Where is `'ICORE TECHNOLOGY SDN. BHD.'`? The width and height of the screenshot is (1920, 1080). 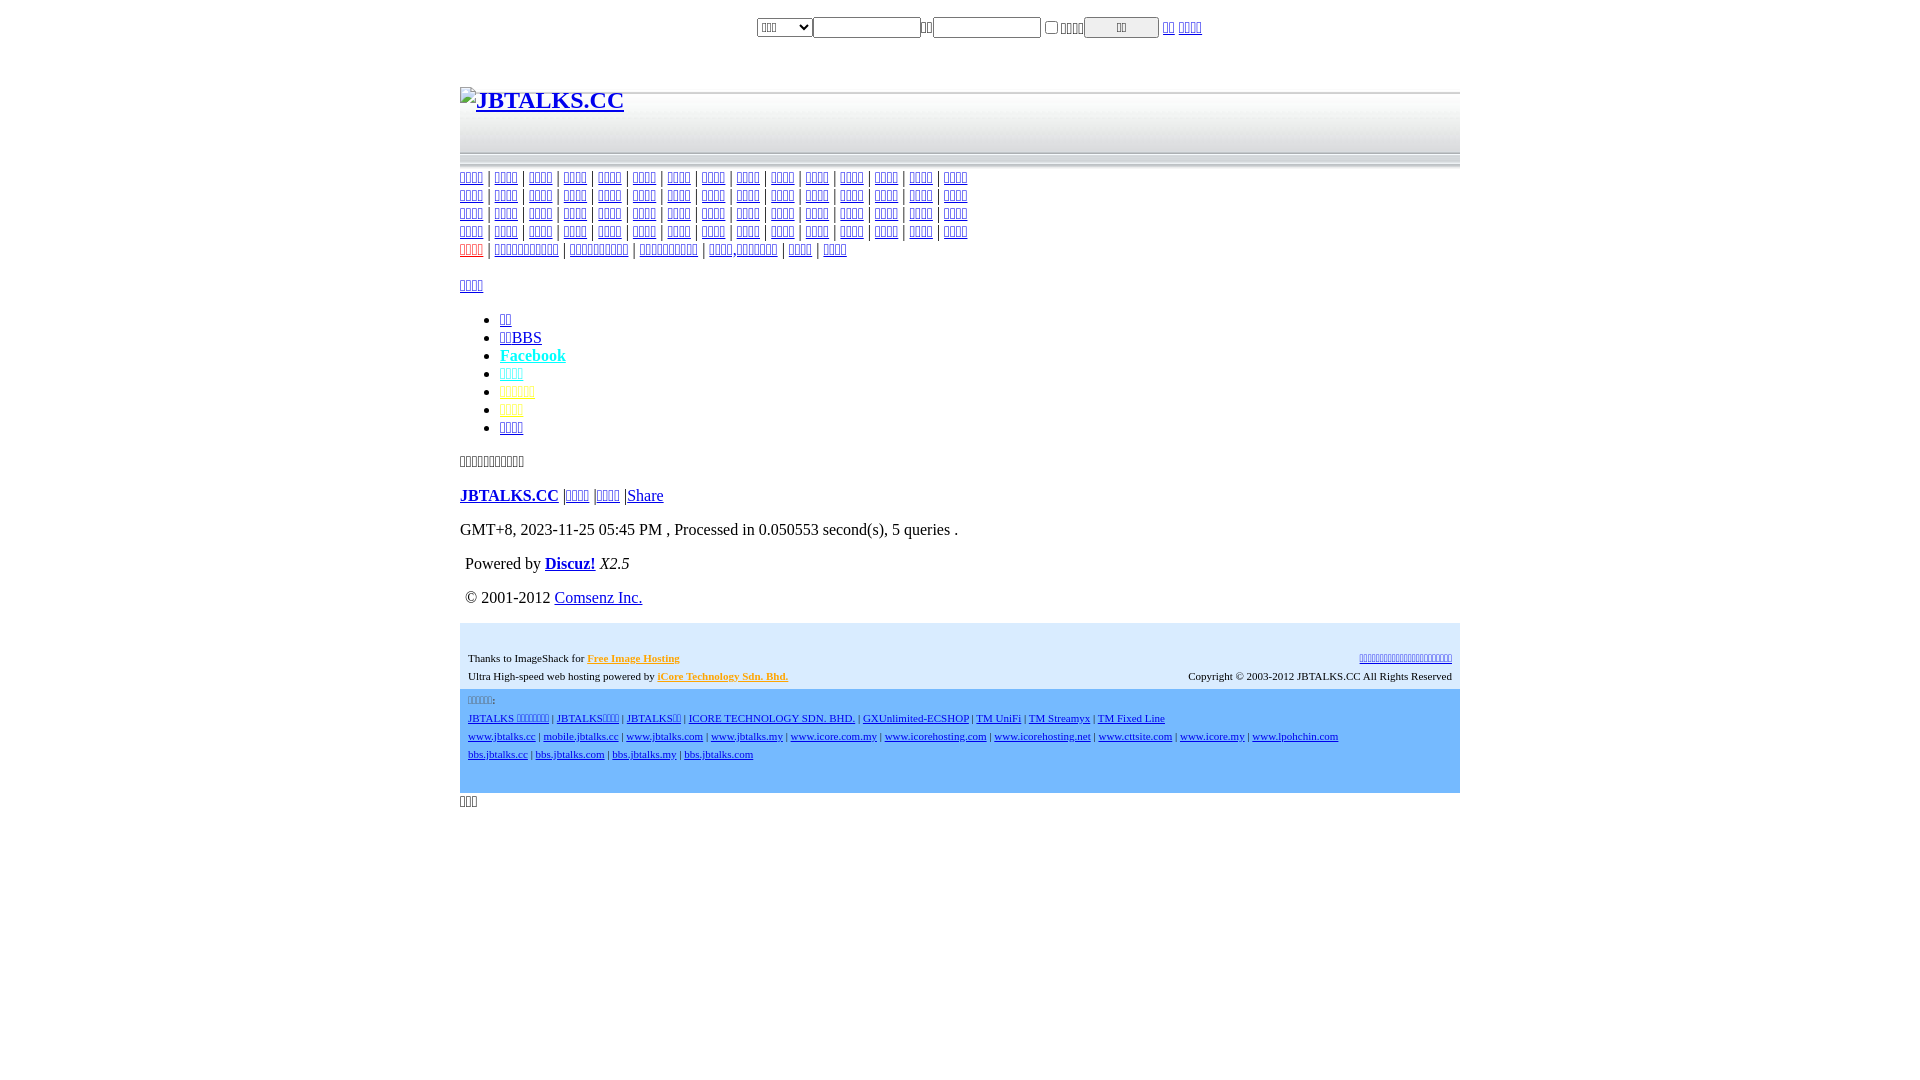 'ICORE TECHNOLOGY SDN. BHD.' is located at coordinates (689, 716).